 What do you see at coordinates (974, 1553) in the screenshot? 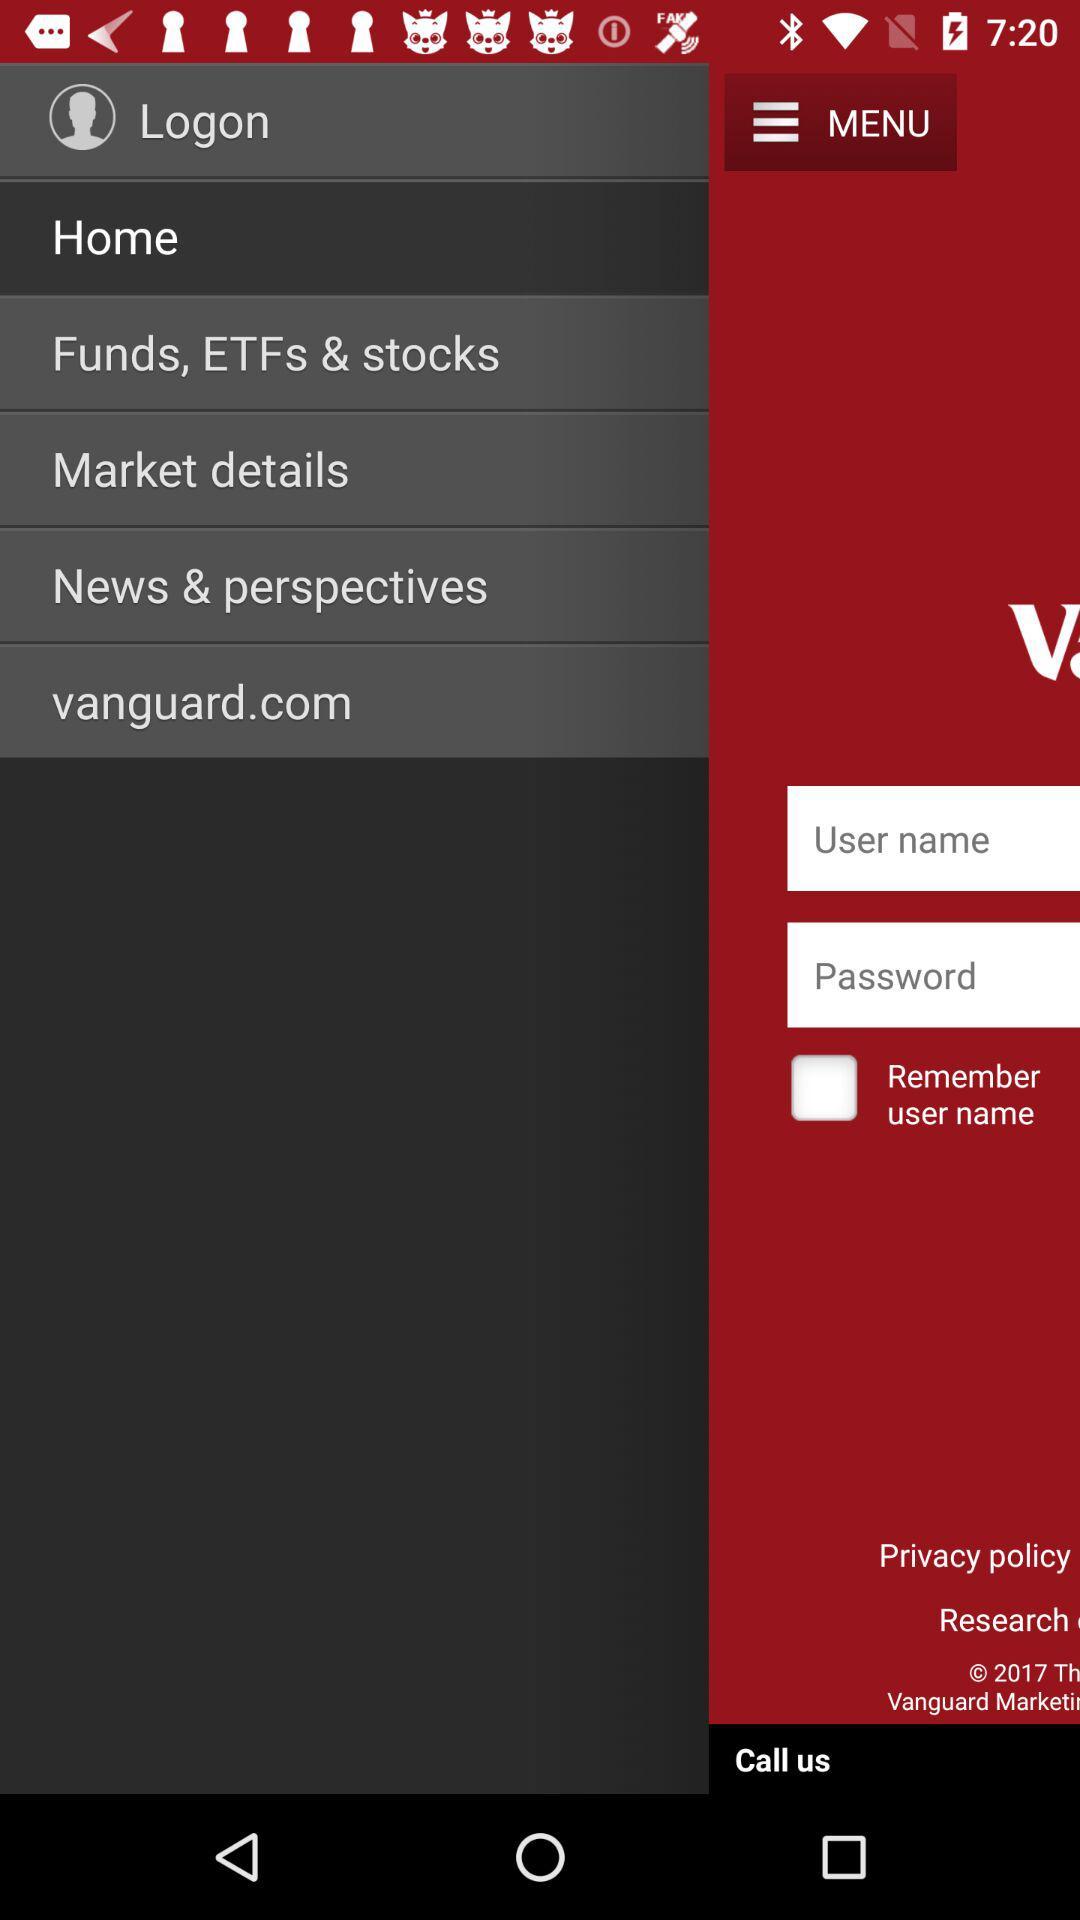
I see `item below the remember` at bounding box center [974, 1553].